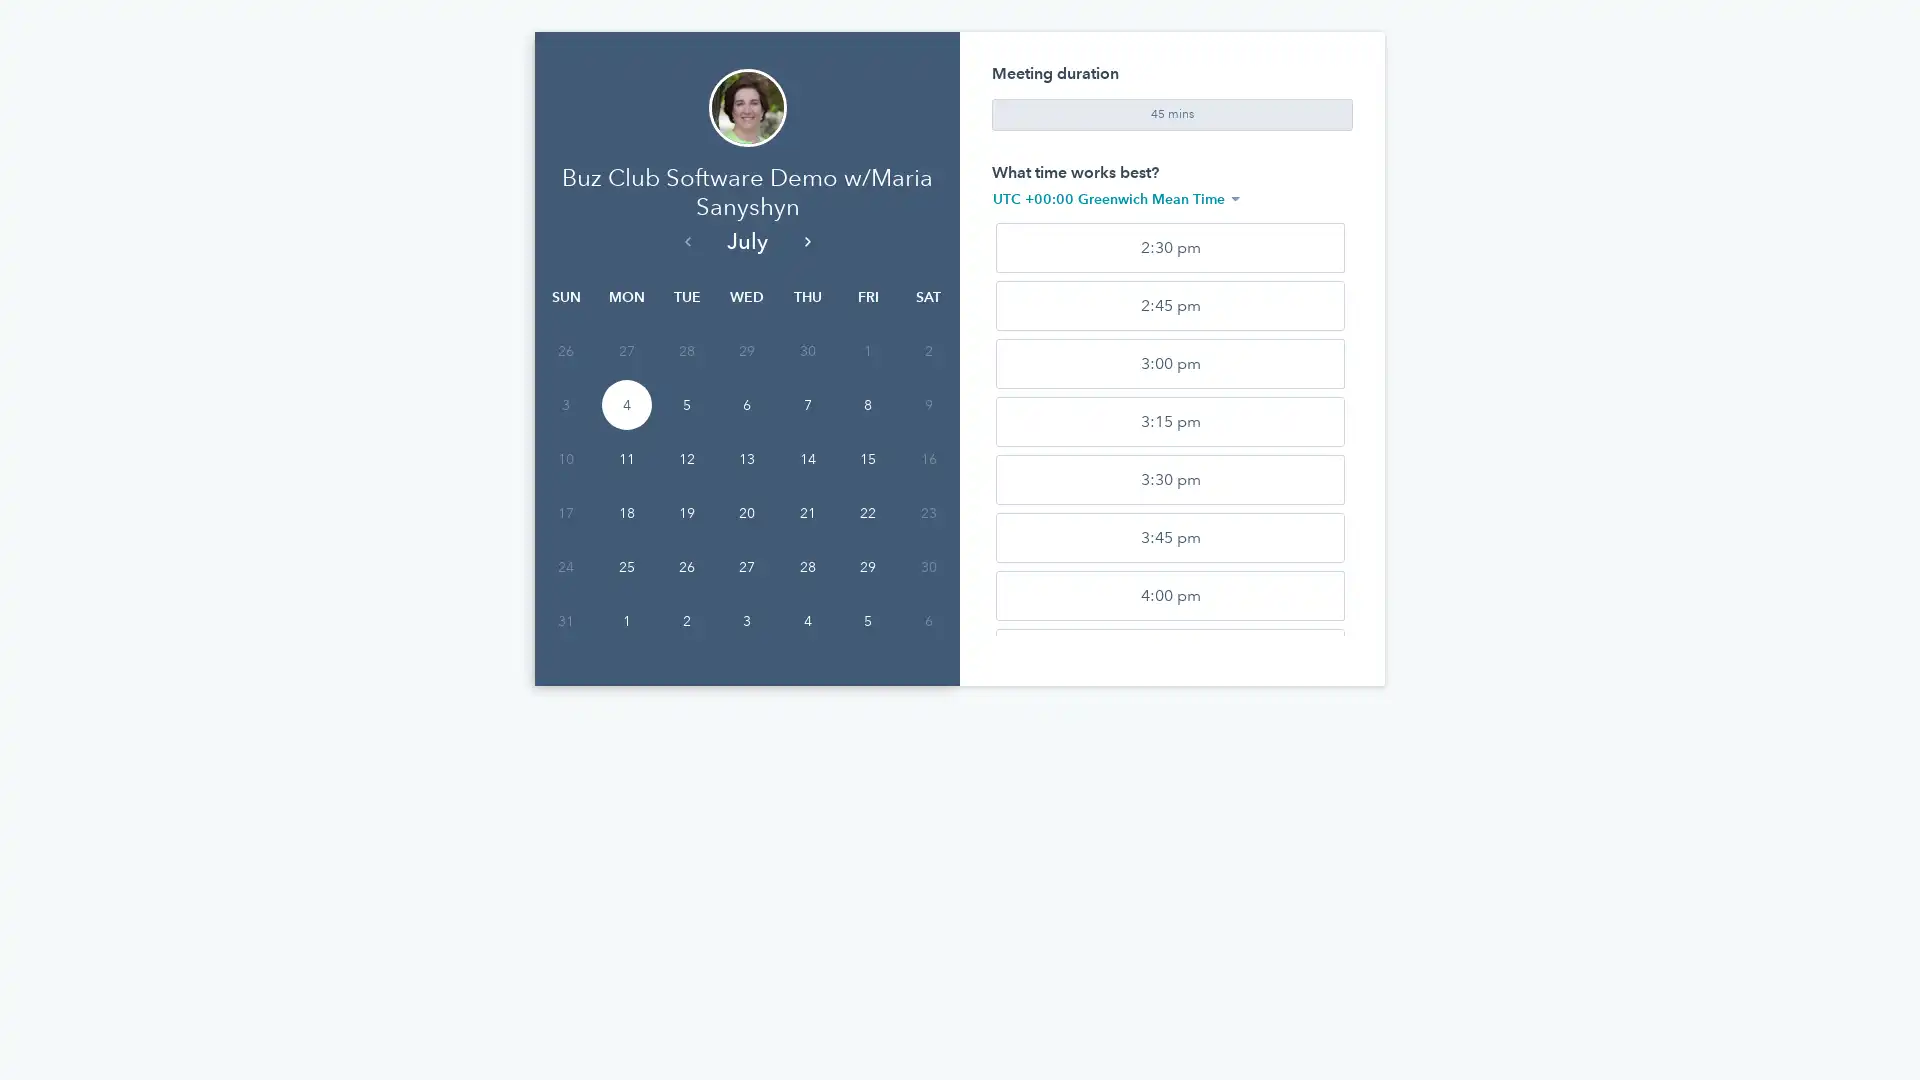 Image resolution: width=1920 pixels, height=1080 pixels. I want to click on July 13th, so click(746, 534).